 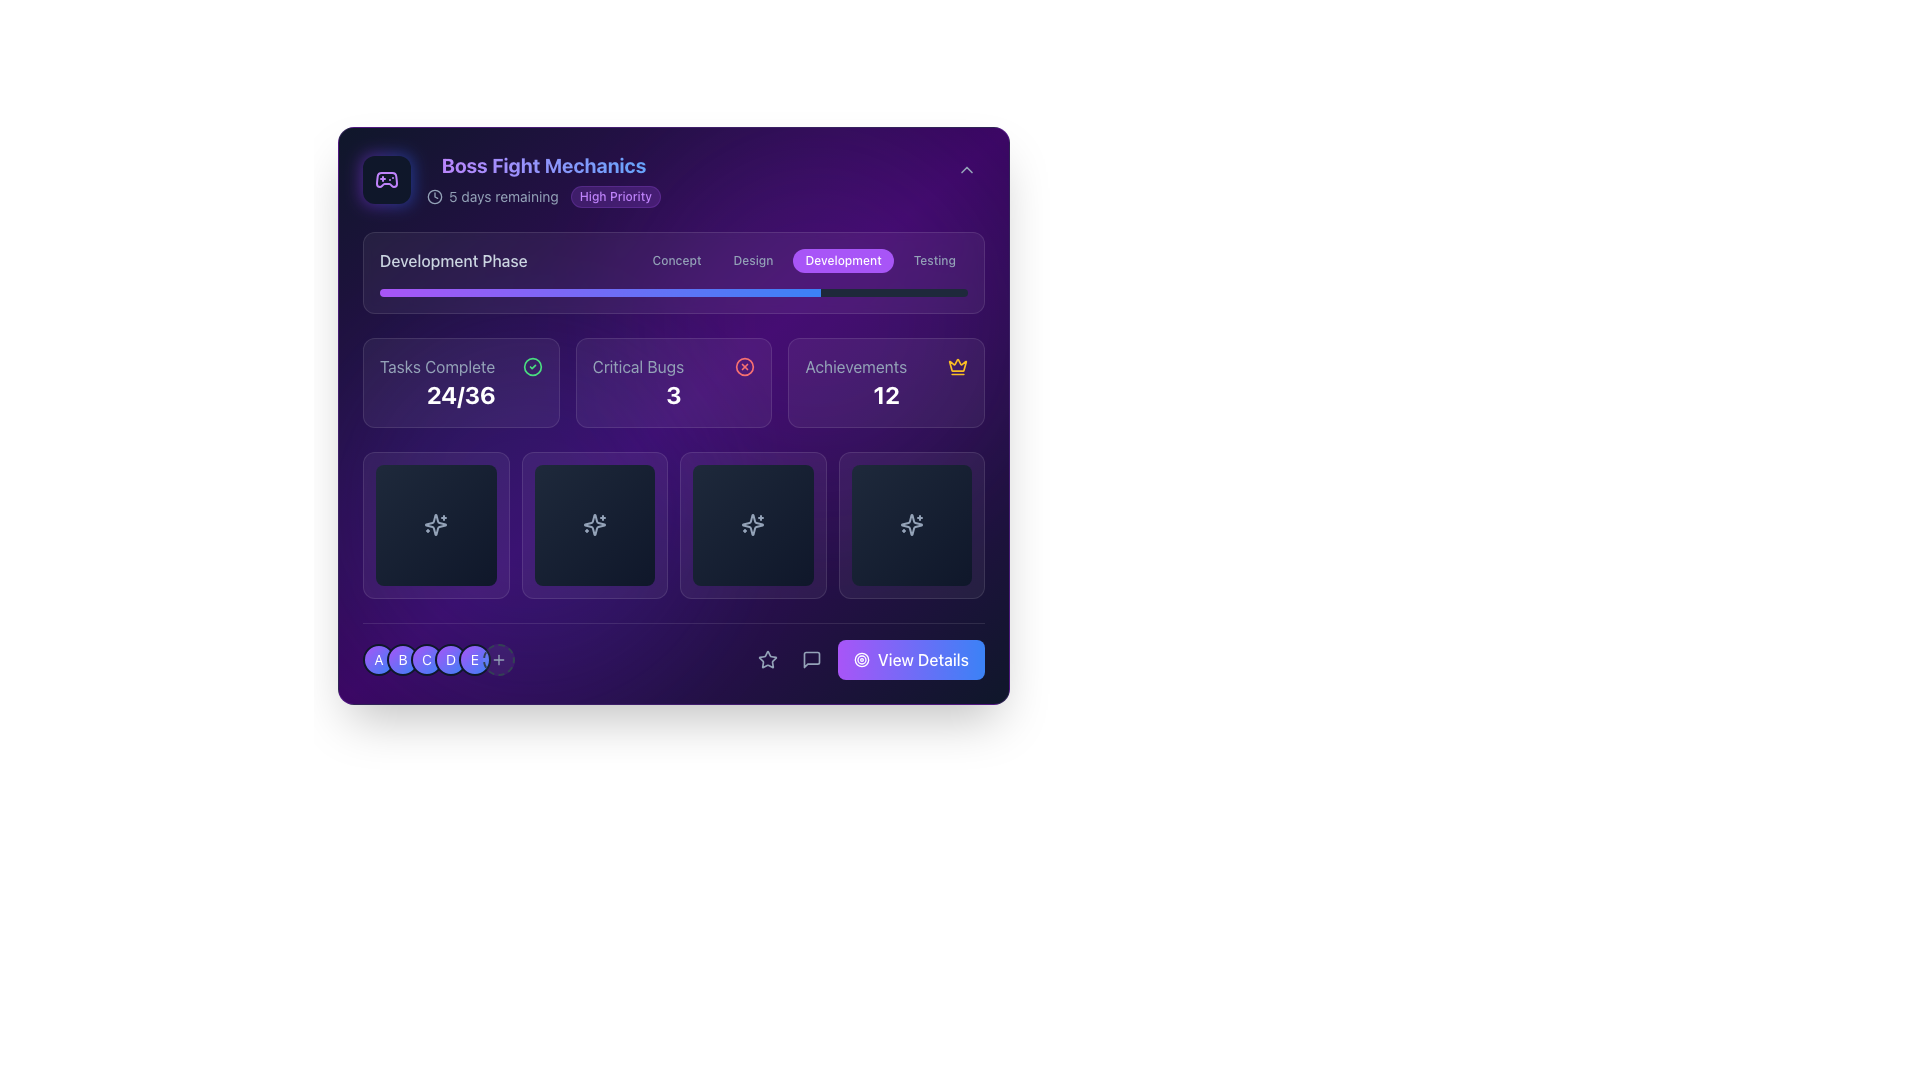 I want to click on the Informational card displaying the count of critical bugs, currently showing '3', located in the middle column of the grid between 'Tasks Complete' and 'Achievements', so click(x=673, y=414).